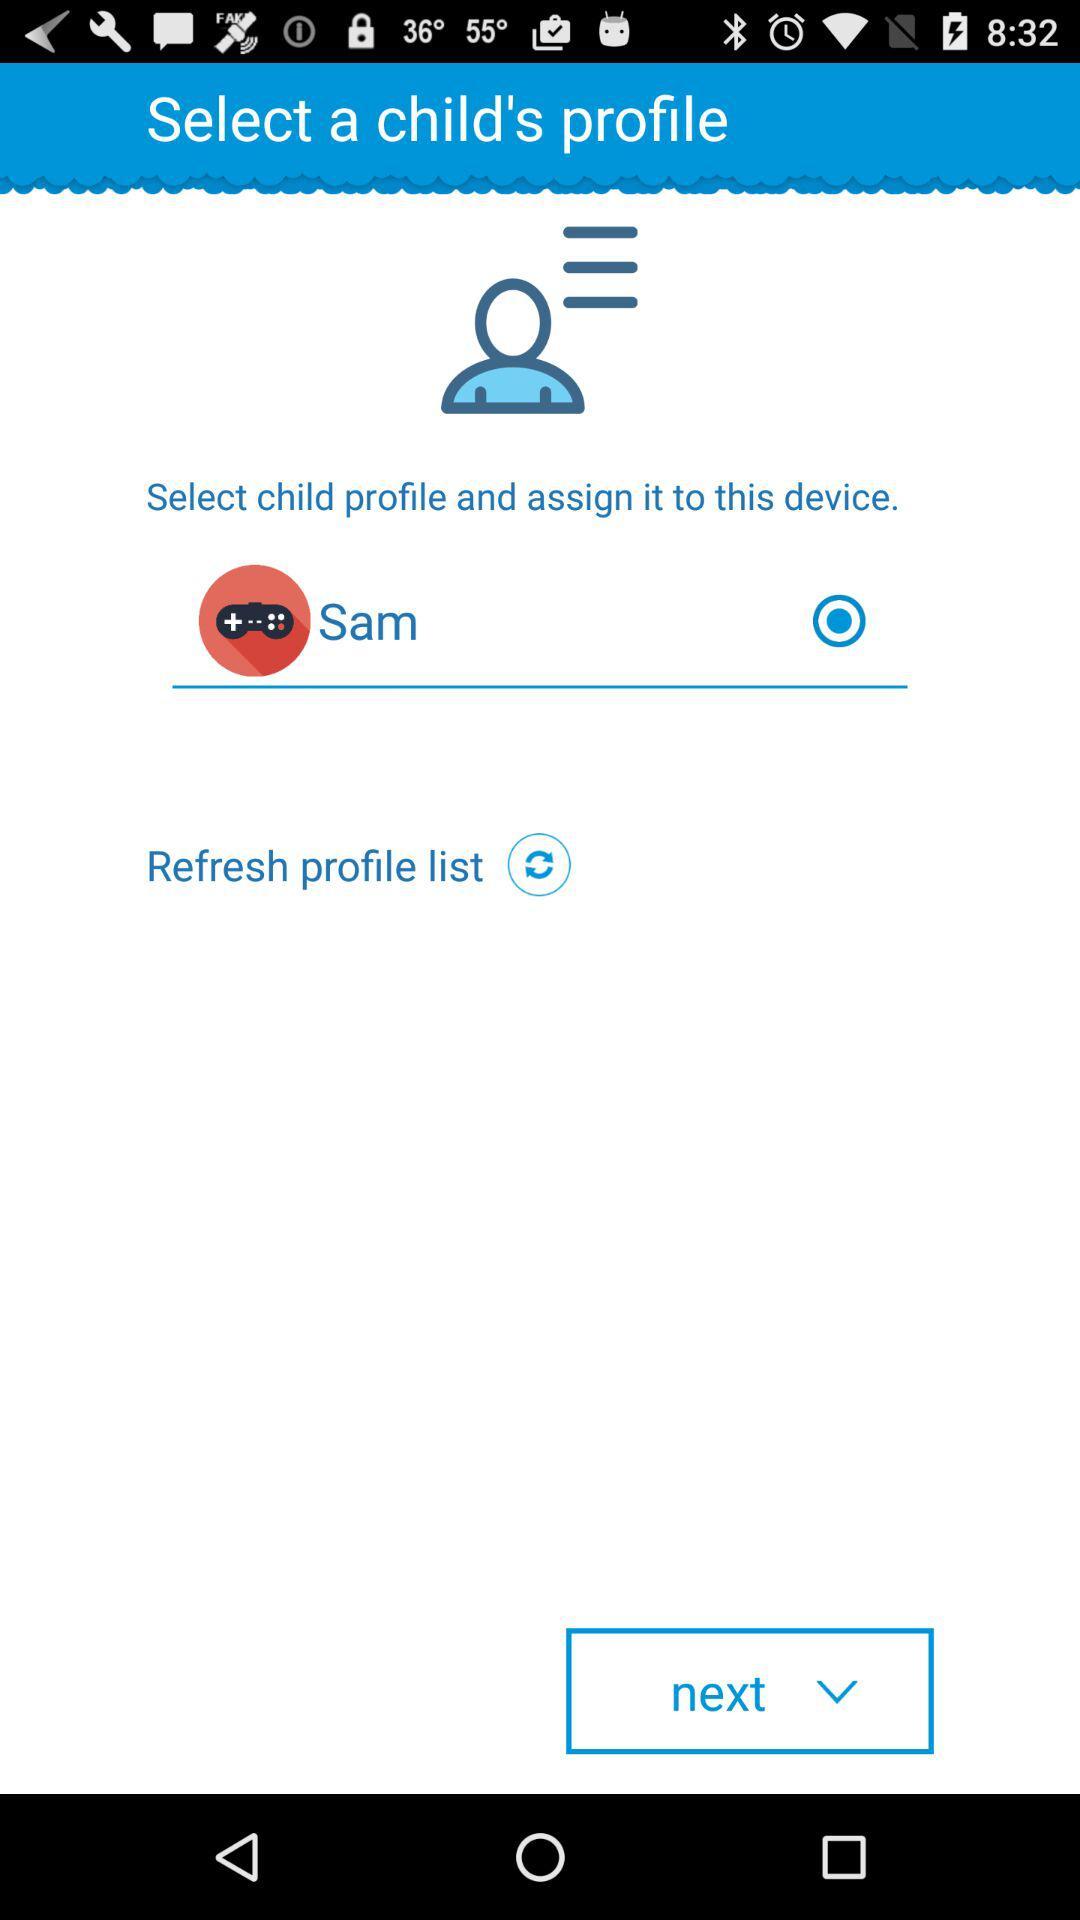  I want to click on the refresh icon, so click(538, 924).